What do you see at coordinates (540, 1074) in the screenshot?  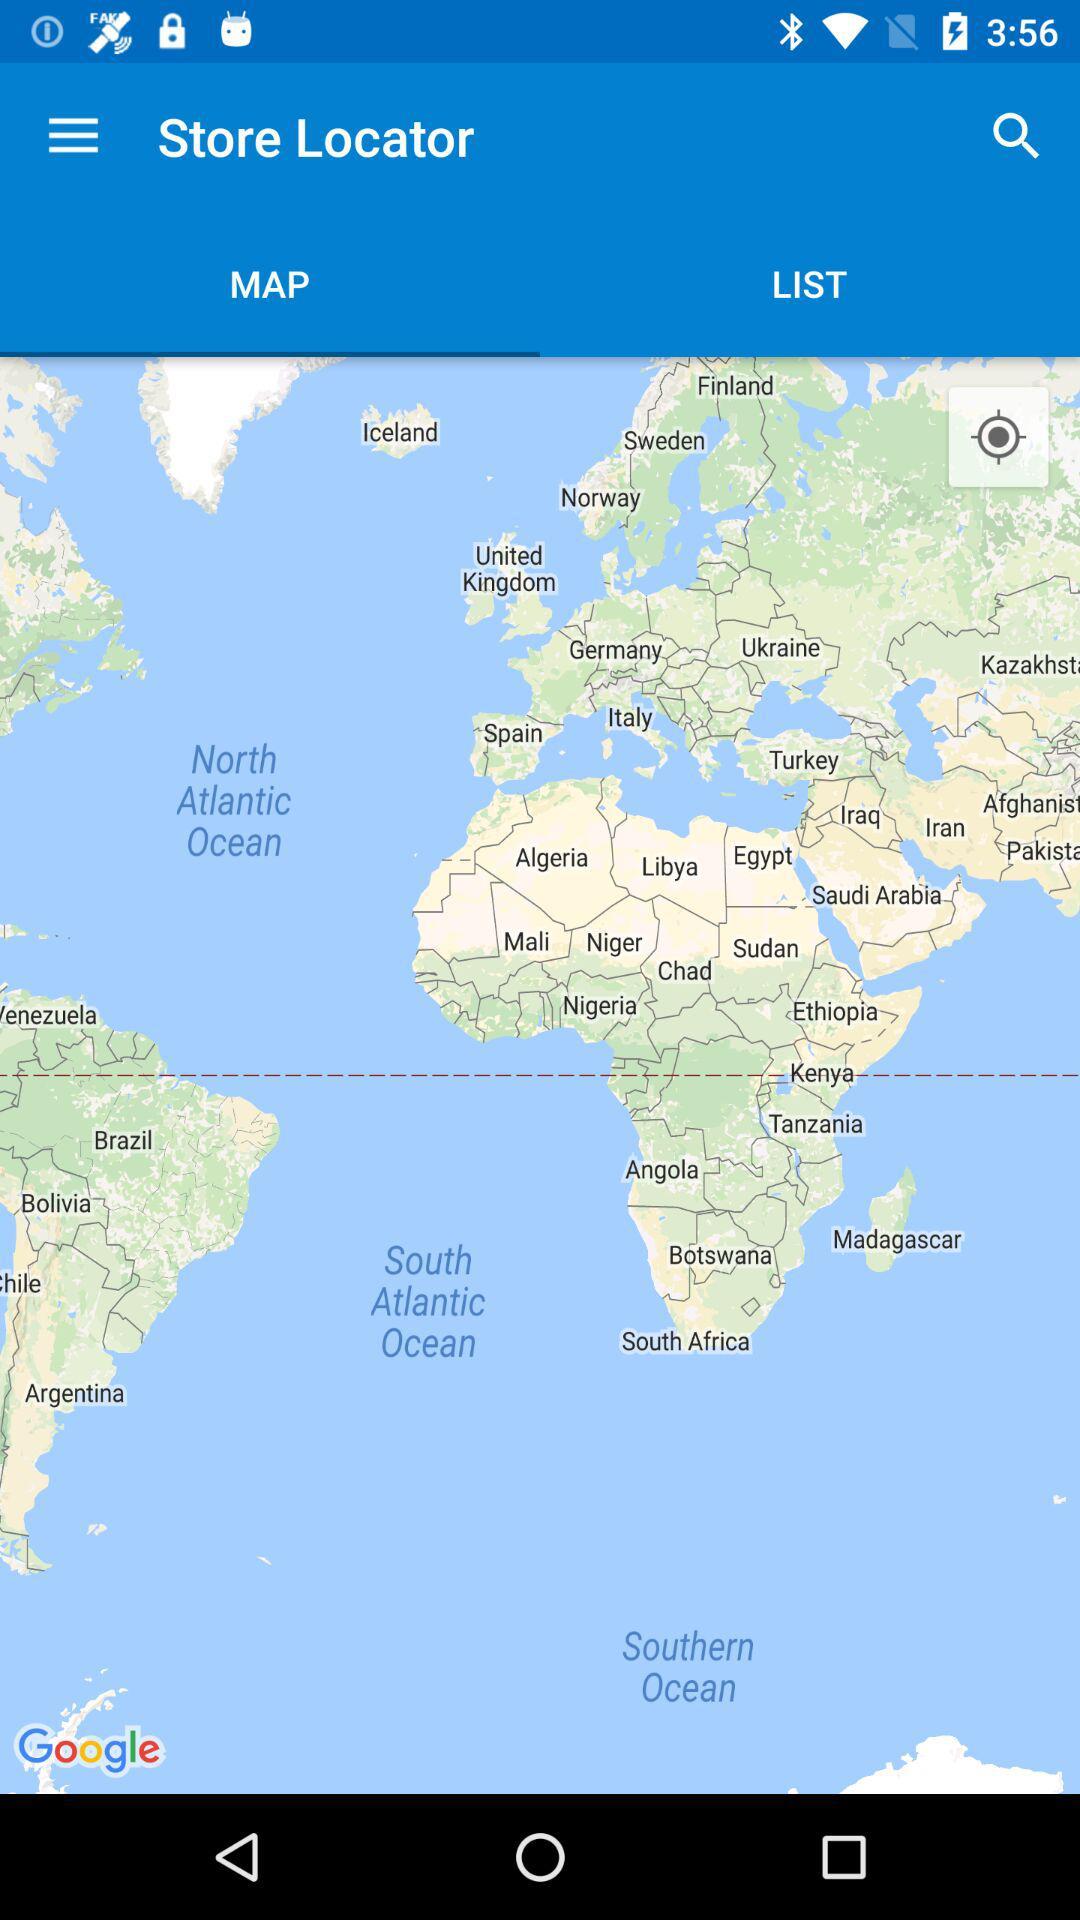 I see `the icon below the map icon` at bounding box center [540, 1074].